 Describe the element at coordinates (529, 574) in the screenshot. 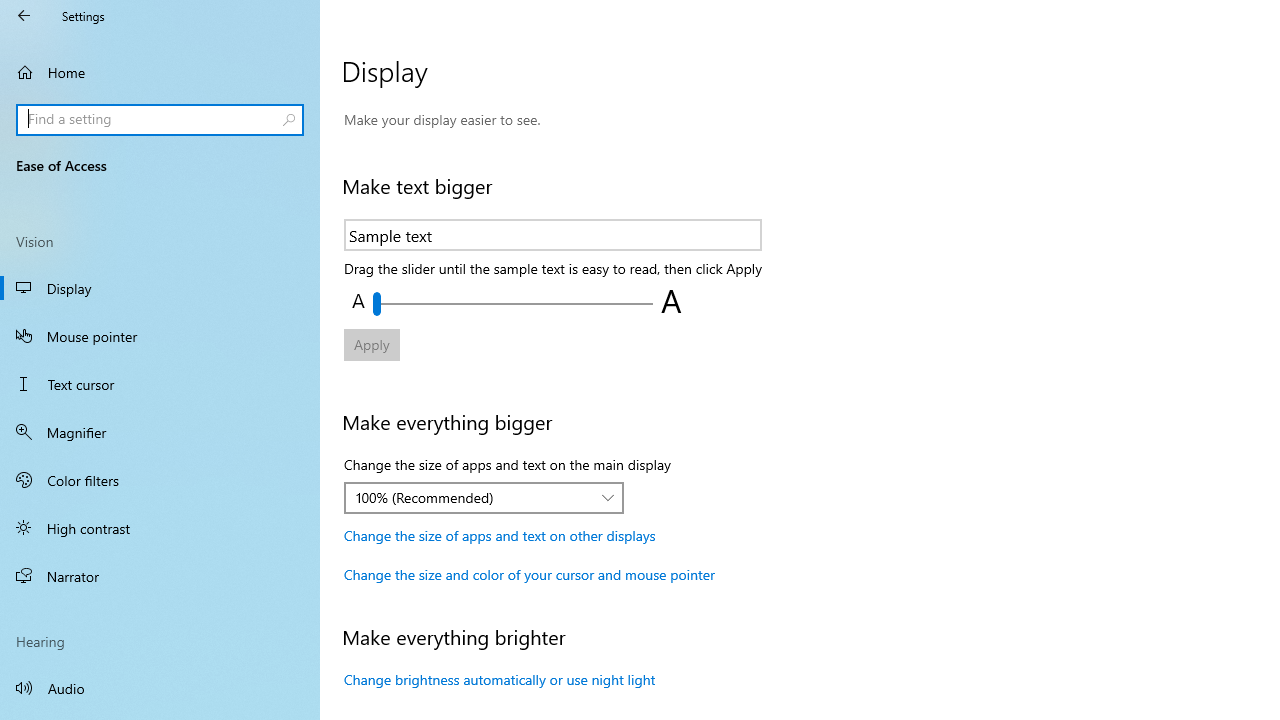

I see `'Change the size and color of your cursor and mouse pointer'` at that location.